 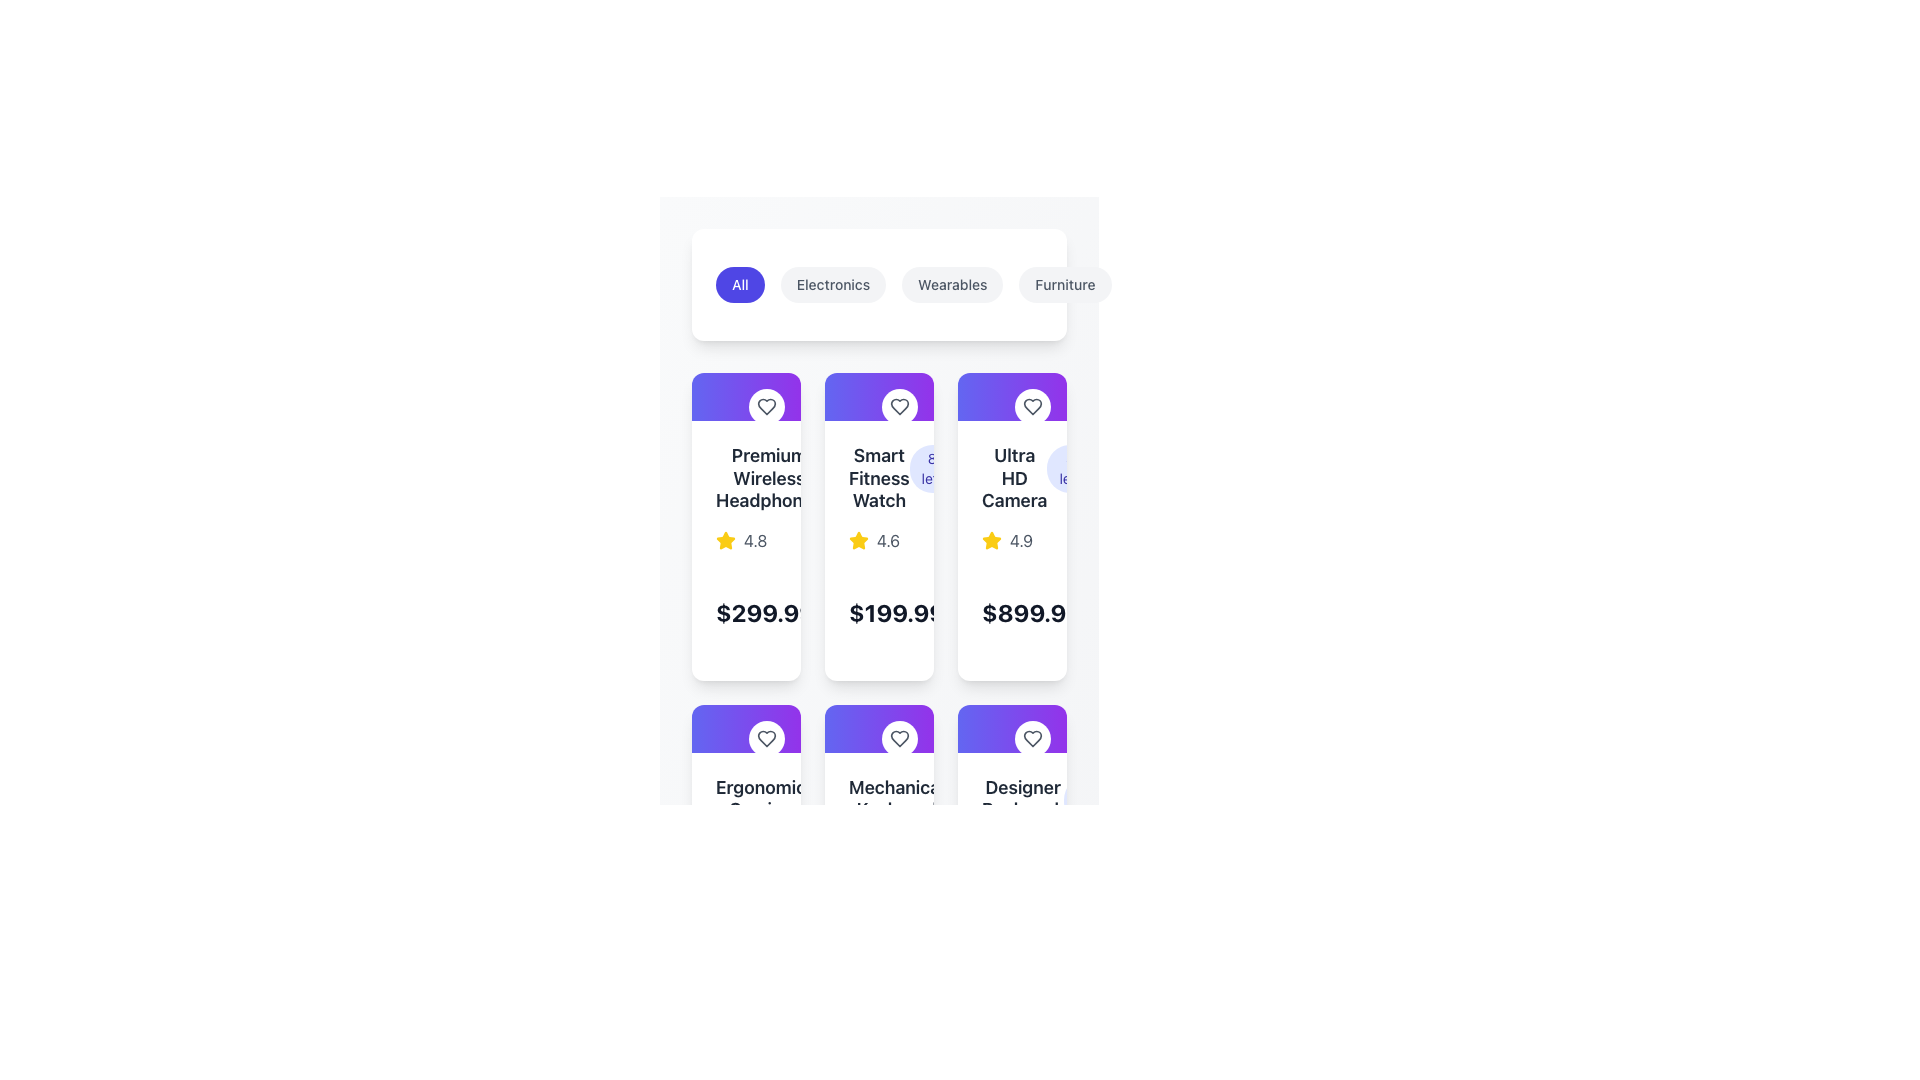 I want to click on the product details card showcasing the product name, availability, rating, and price, which is the second card in the grid layout, so click(x=879, y=525).